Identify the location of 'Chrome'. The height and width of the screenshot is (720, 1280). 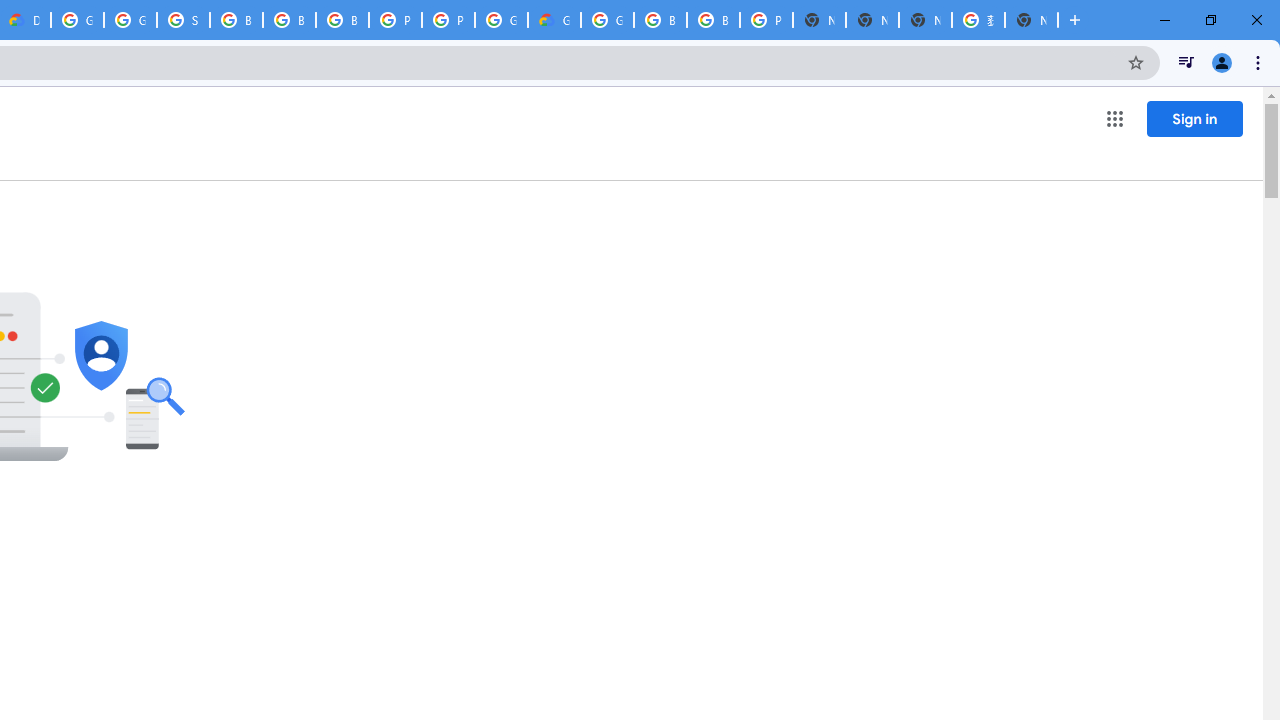
(1259, 61).